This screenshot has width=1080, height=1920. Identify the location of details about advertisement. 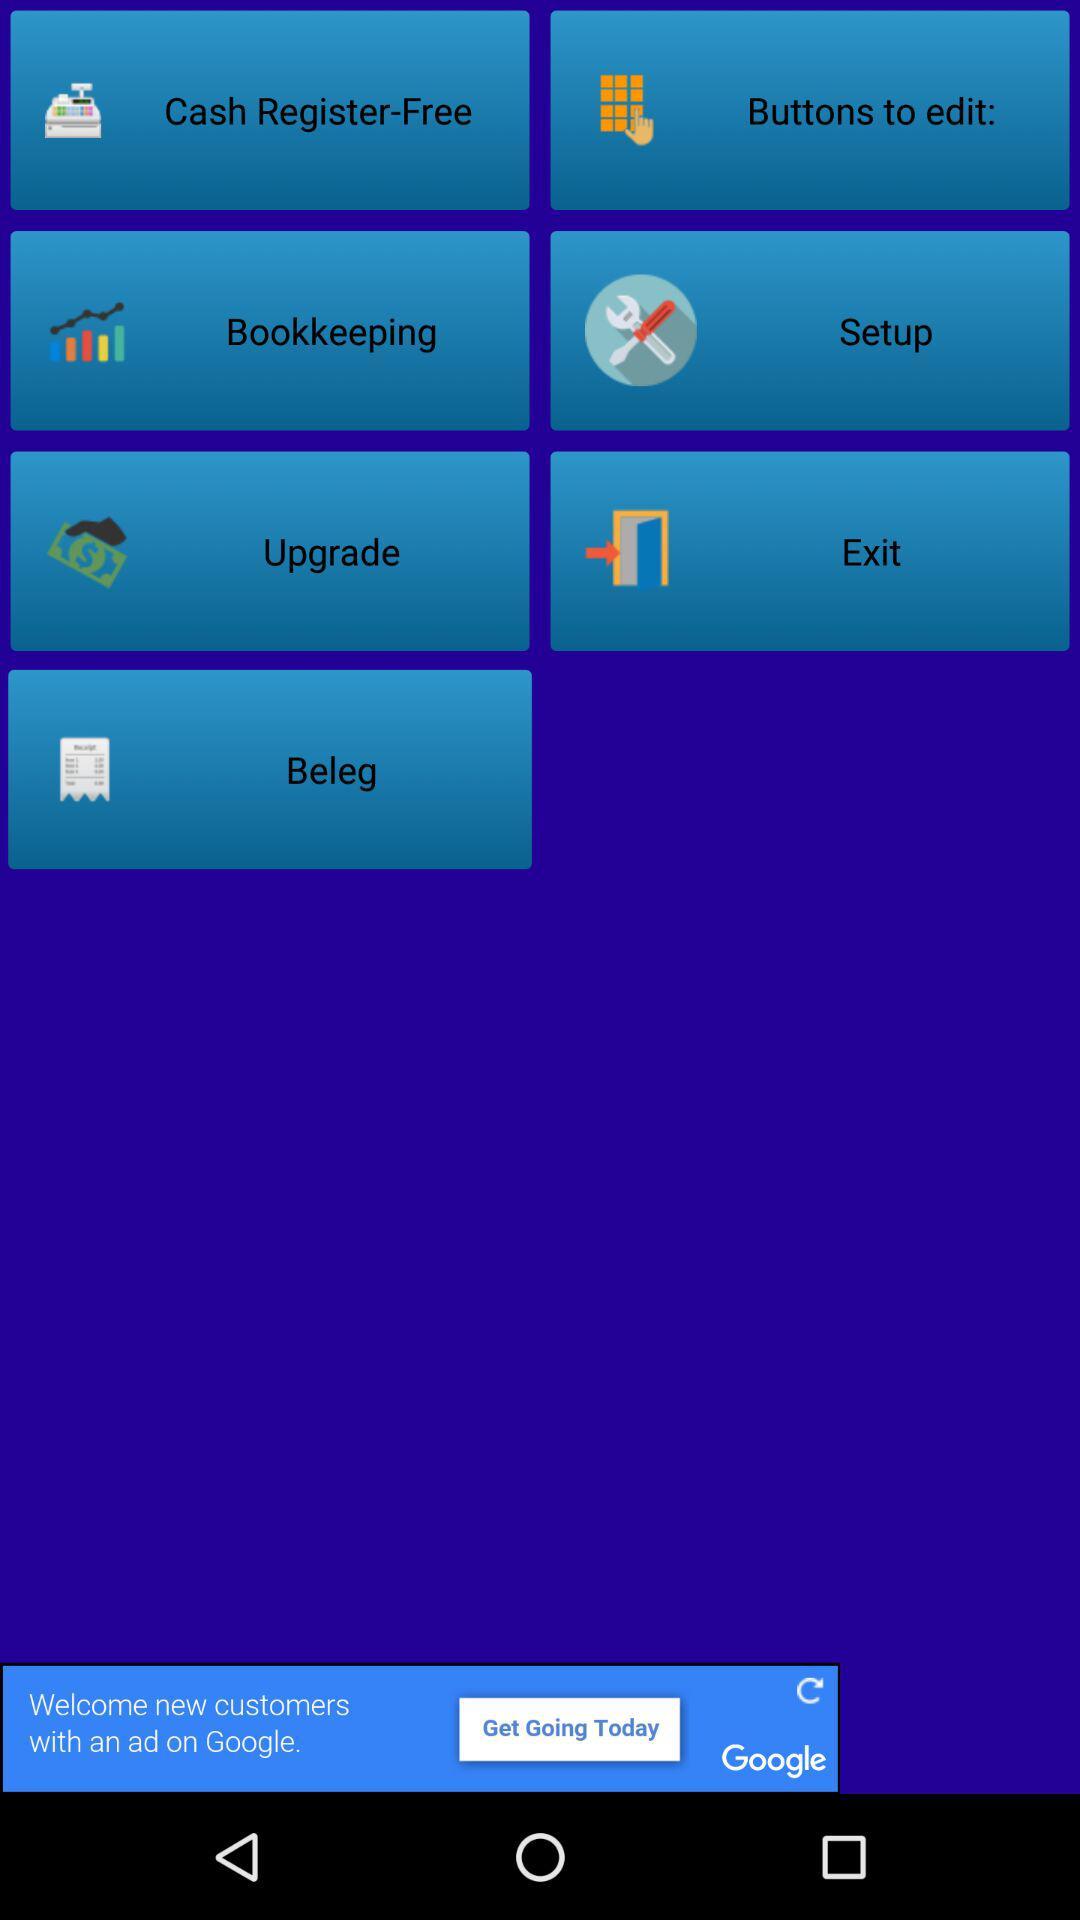
(540, 1727).